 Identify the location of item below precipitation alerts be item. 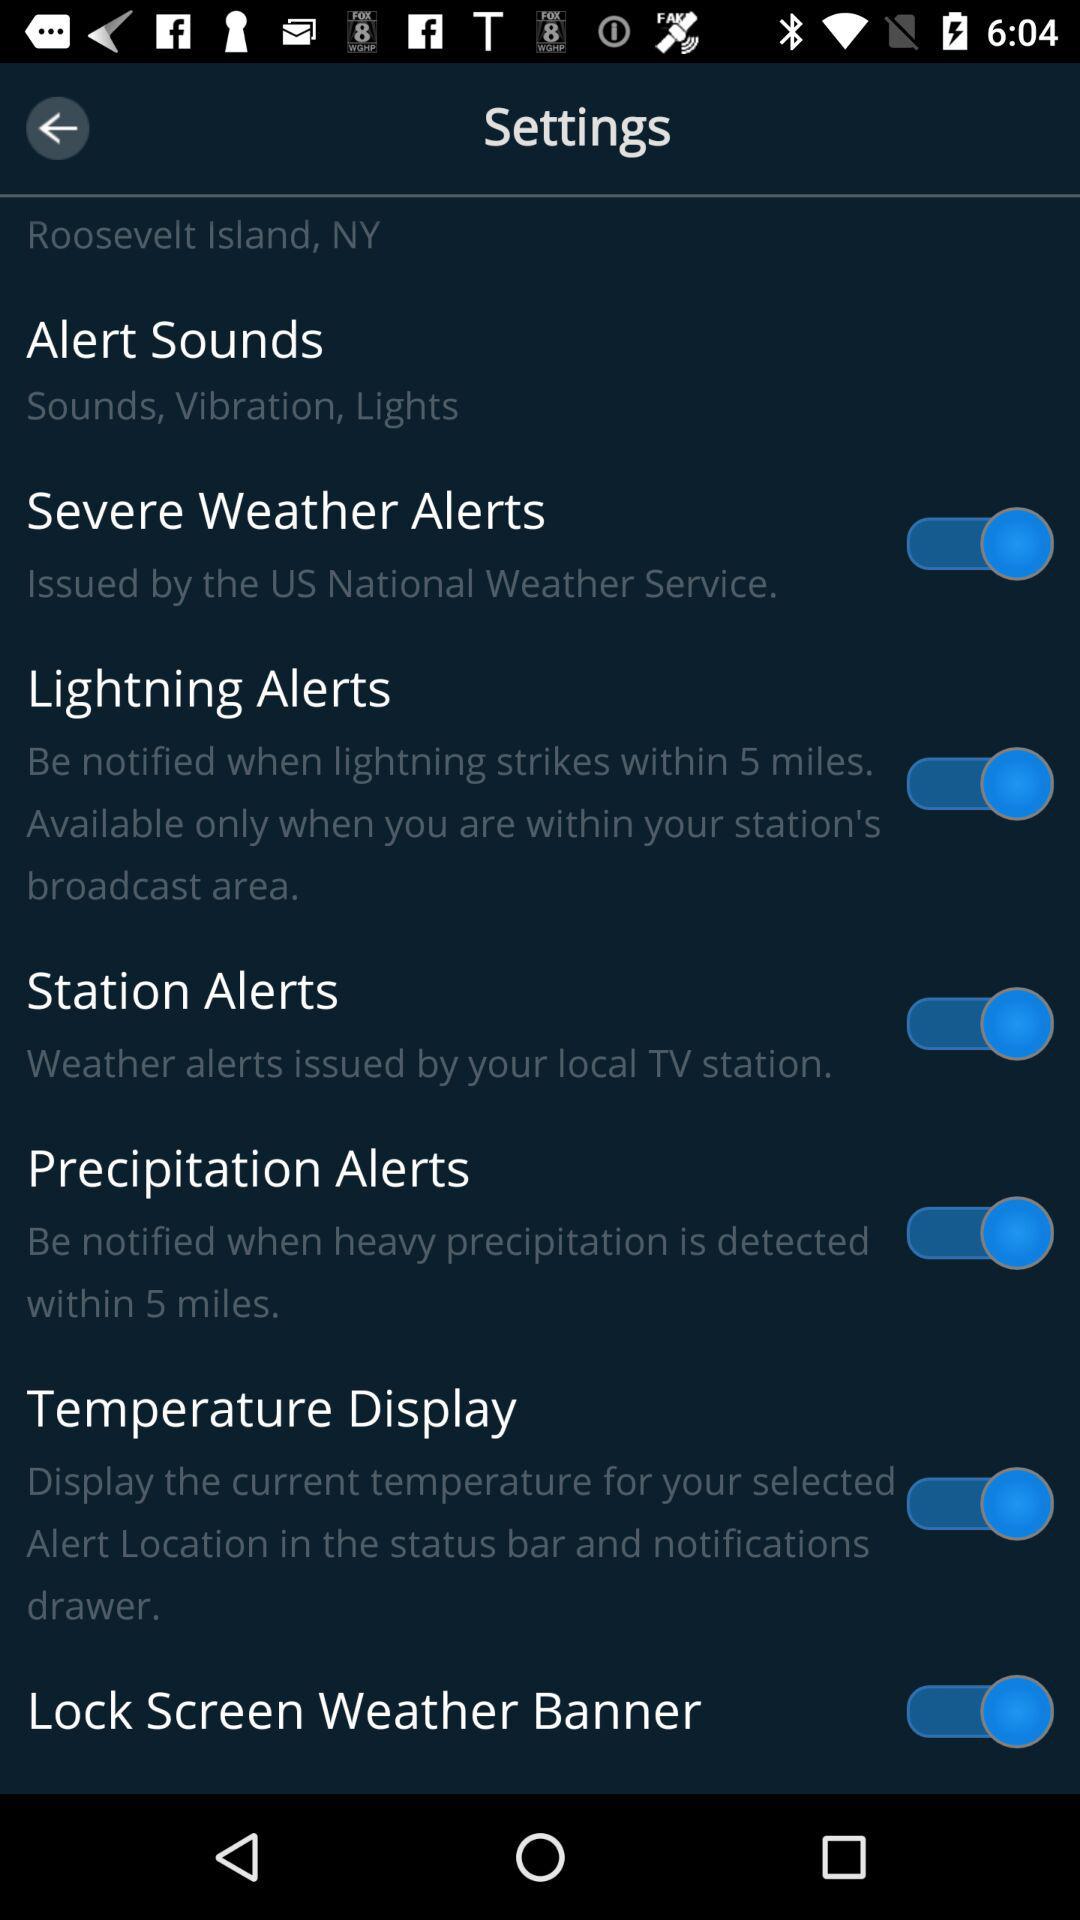
(540, 1504).